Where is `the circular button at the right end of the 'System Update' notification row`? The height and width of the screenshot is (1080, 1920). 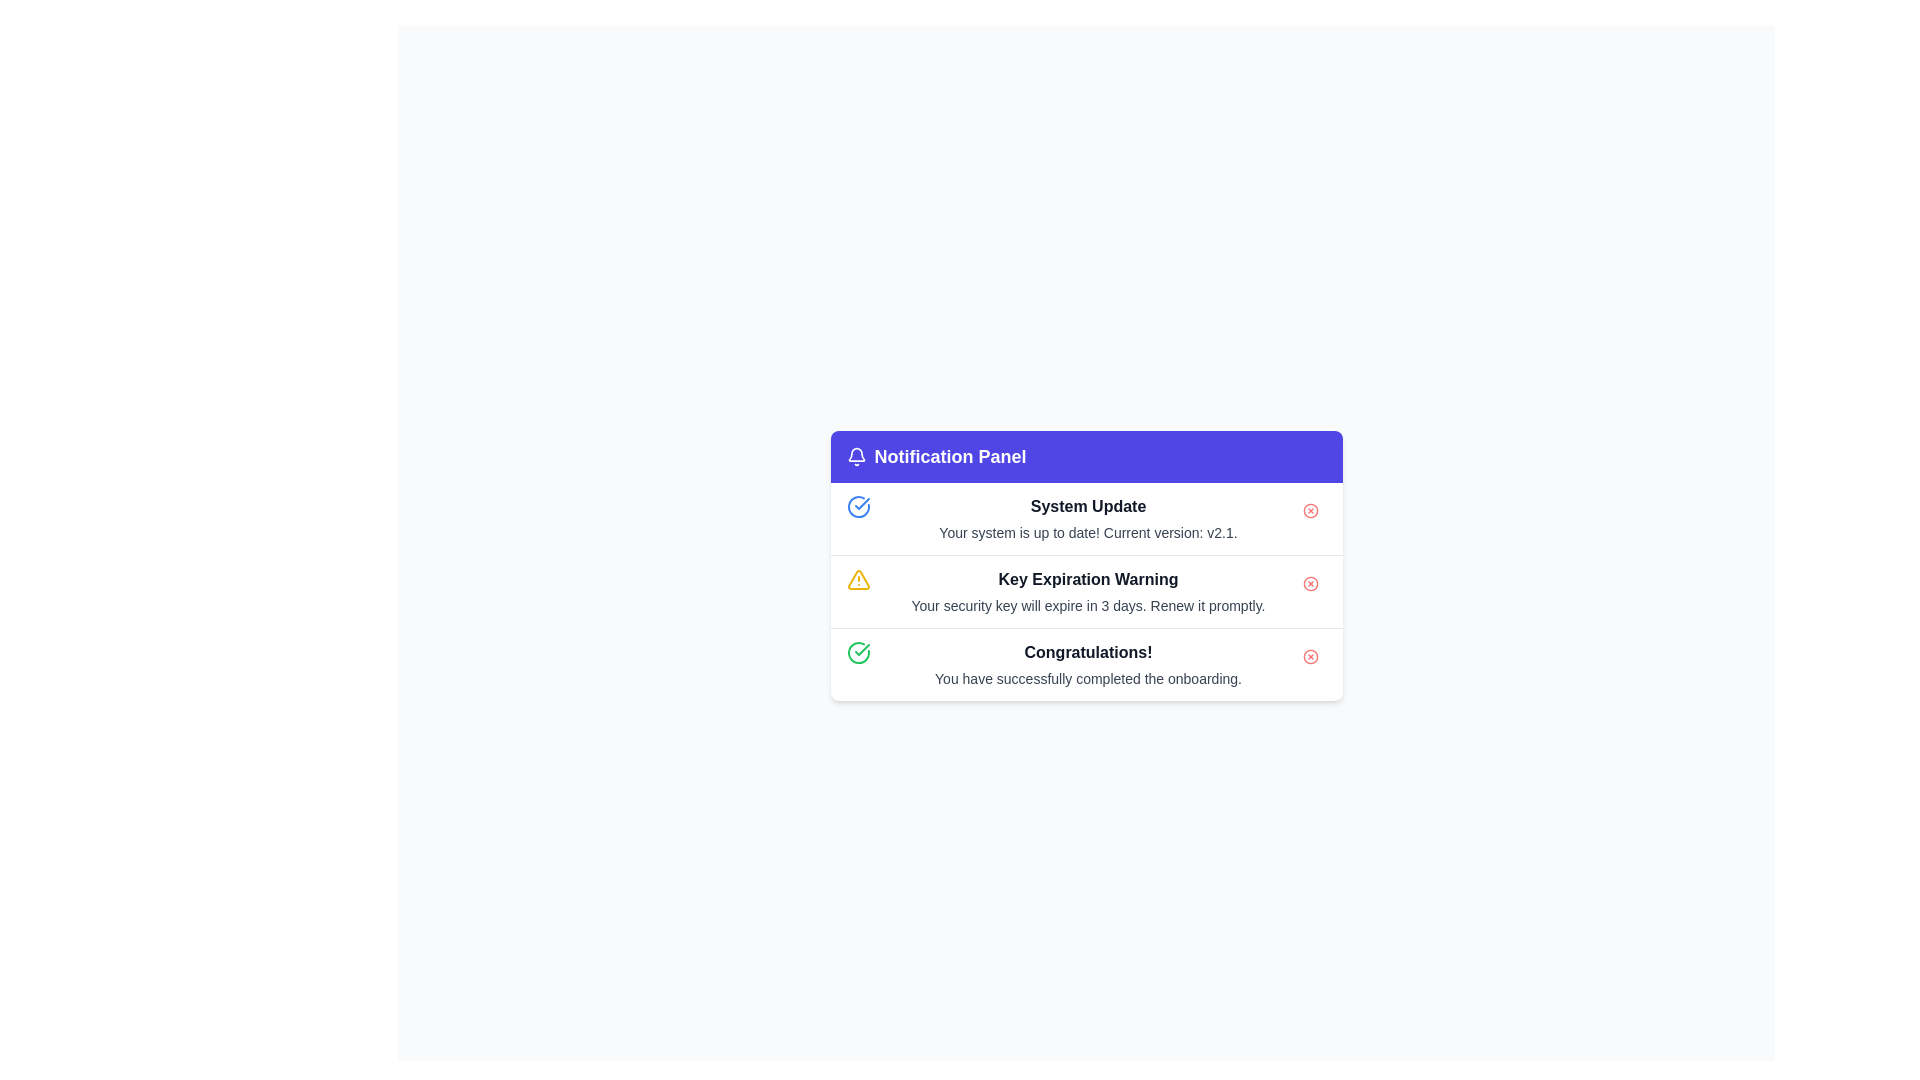 the circular button at the right end of the 'System Update' notification row is located at coordinates (1310, 509).